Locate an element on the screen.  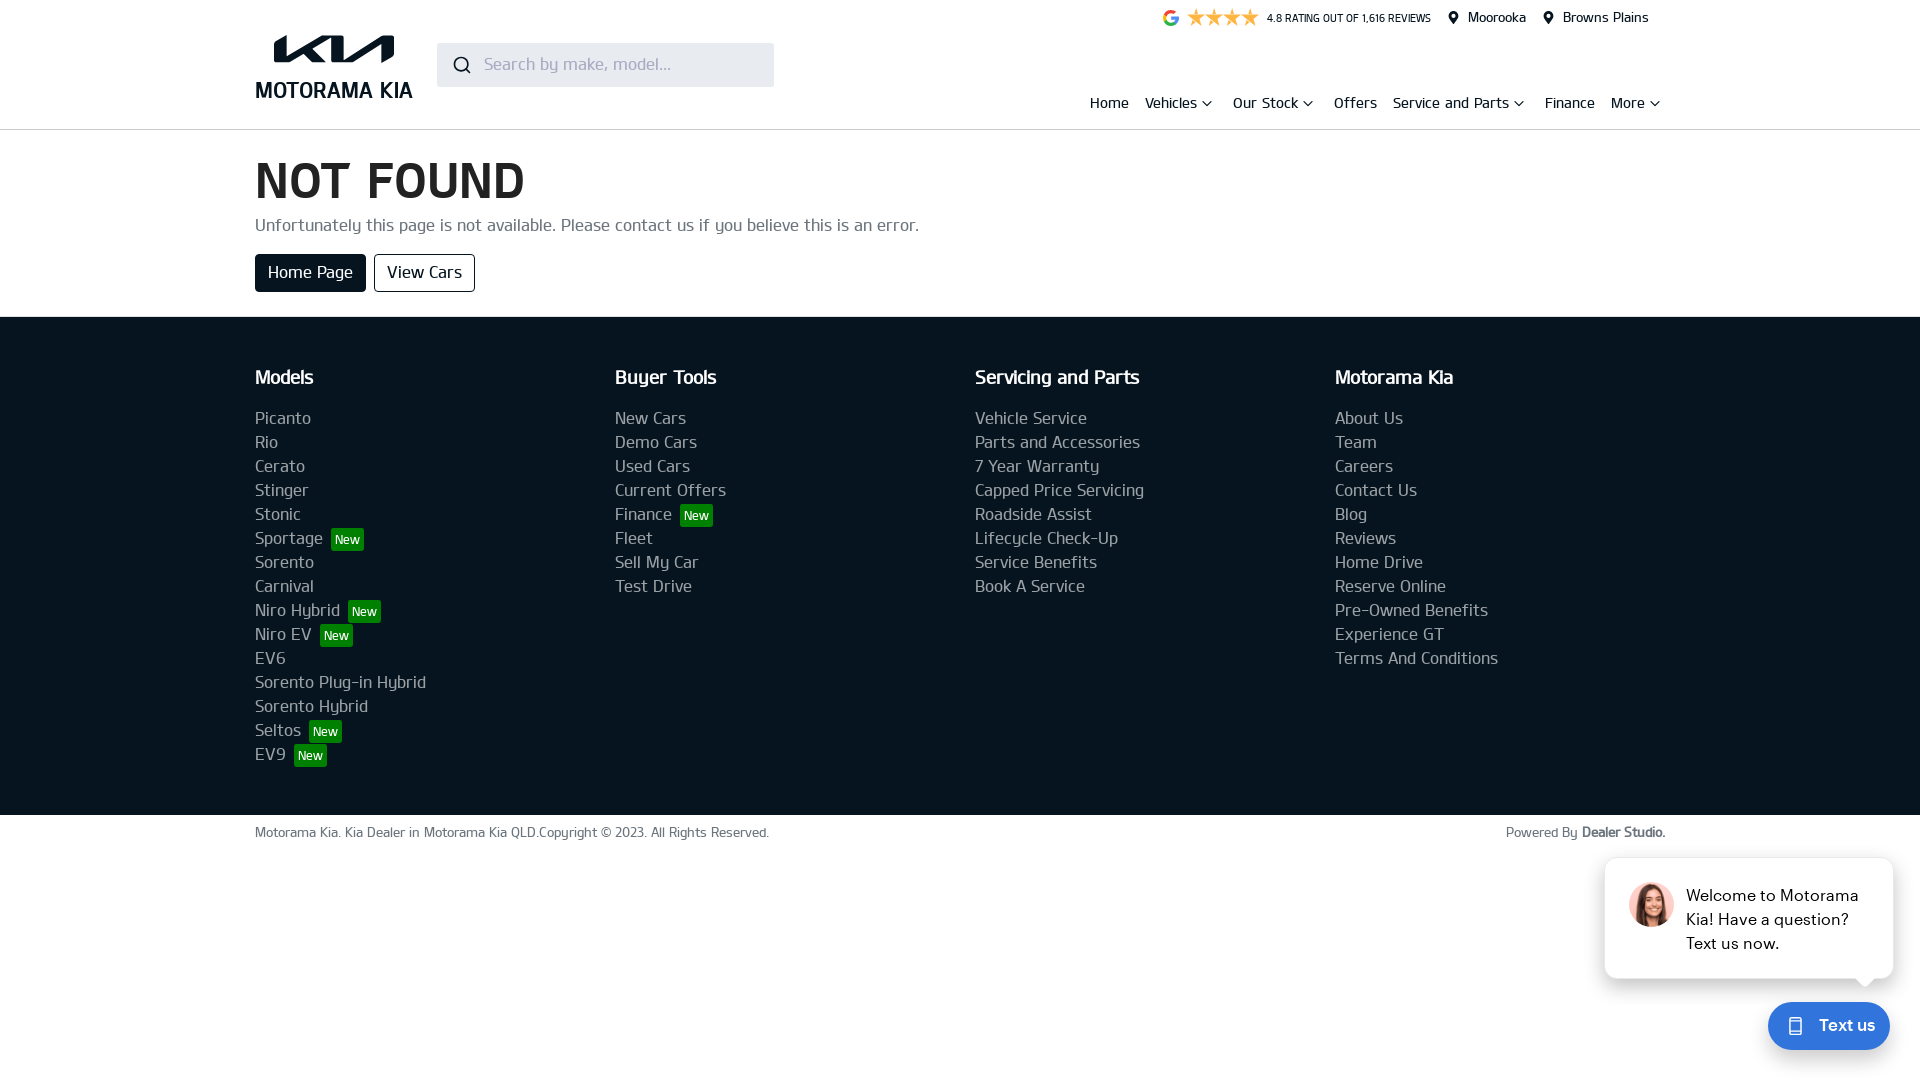
'Niro Hybrid' is located at coordinates (253, 609).